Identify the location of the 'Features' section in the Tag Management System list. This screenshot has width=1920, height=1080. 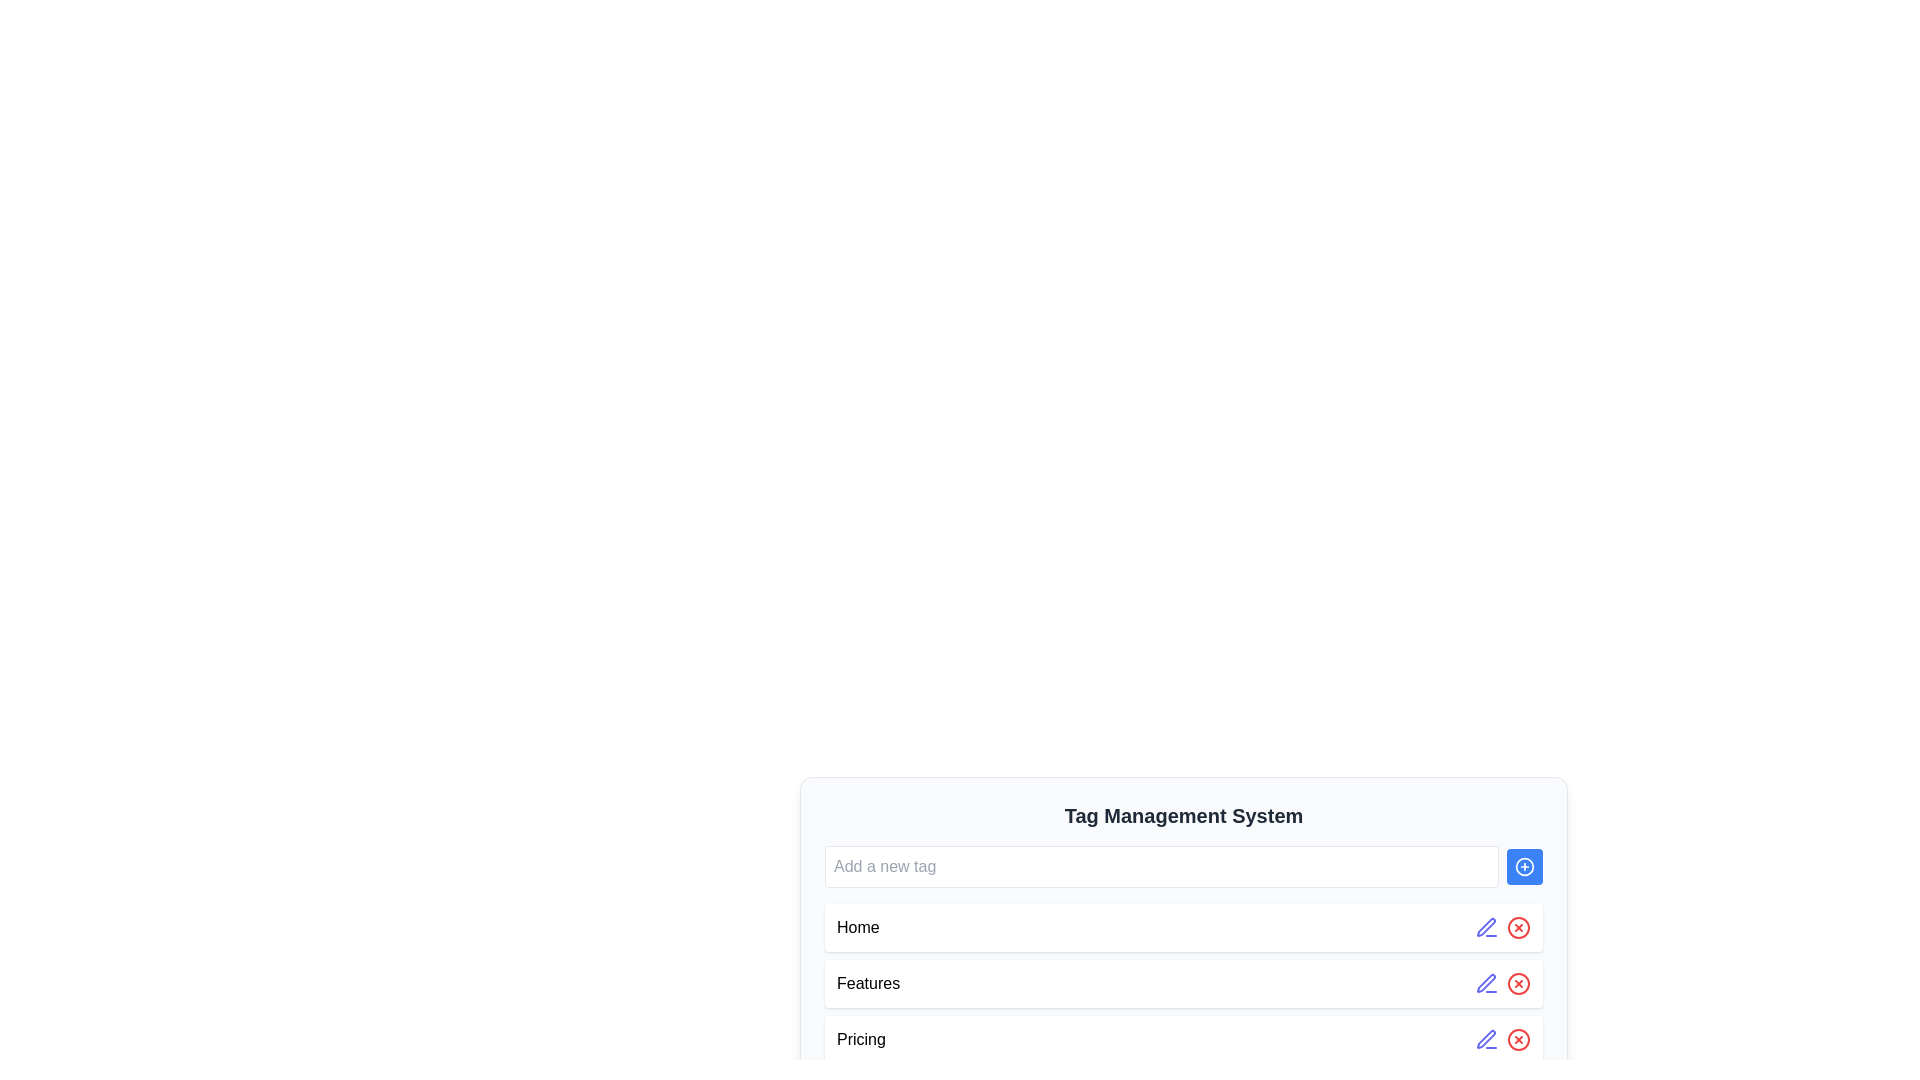
(1184, 982).